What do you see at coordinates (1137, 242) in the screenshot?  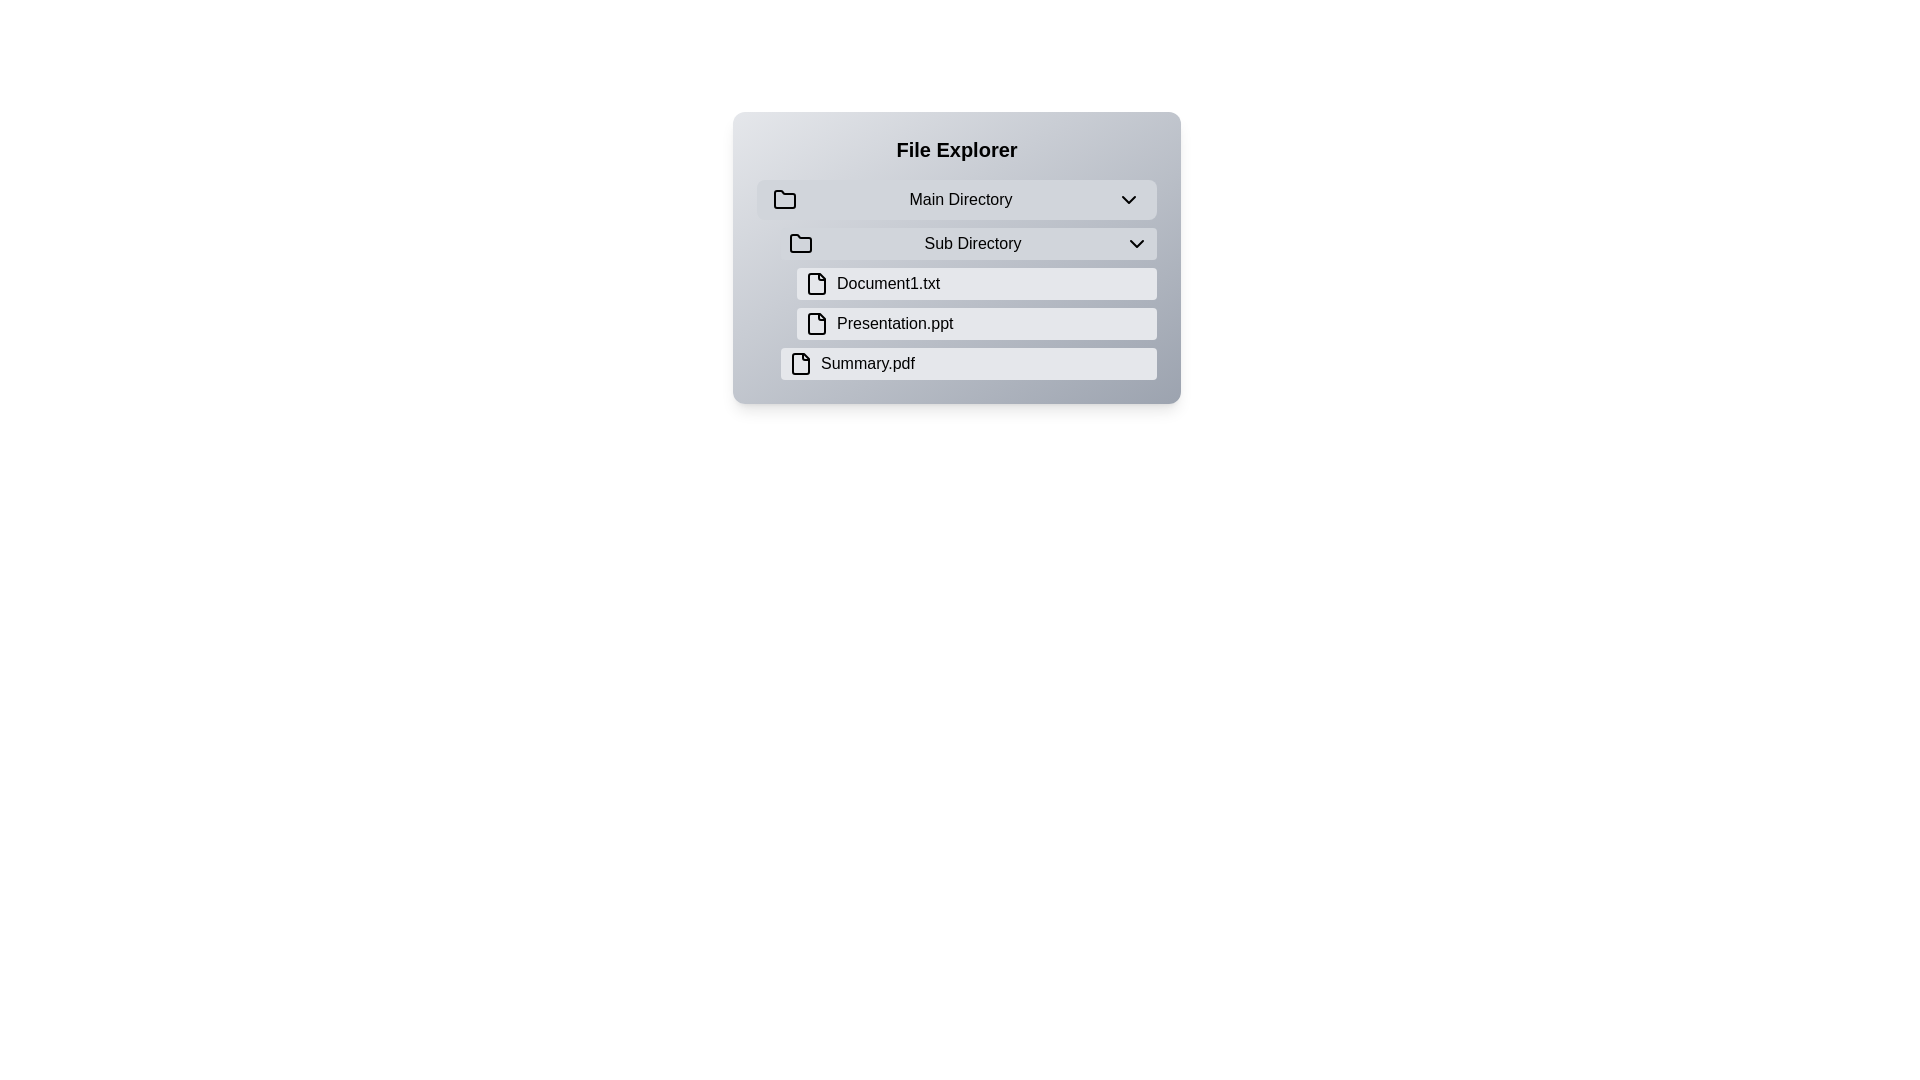 I see `the chevron-down icon located to the right of the 'Sub Directory' button in the File Explorer interface` at bounding box center [1137, 242].